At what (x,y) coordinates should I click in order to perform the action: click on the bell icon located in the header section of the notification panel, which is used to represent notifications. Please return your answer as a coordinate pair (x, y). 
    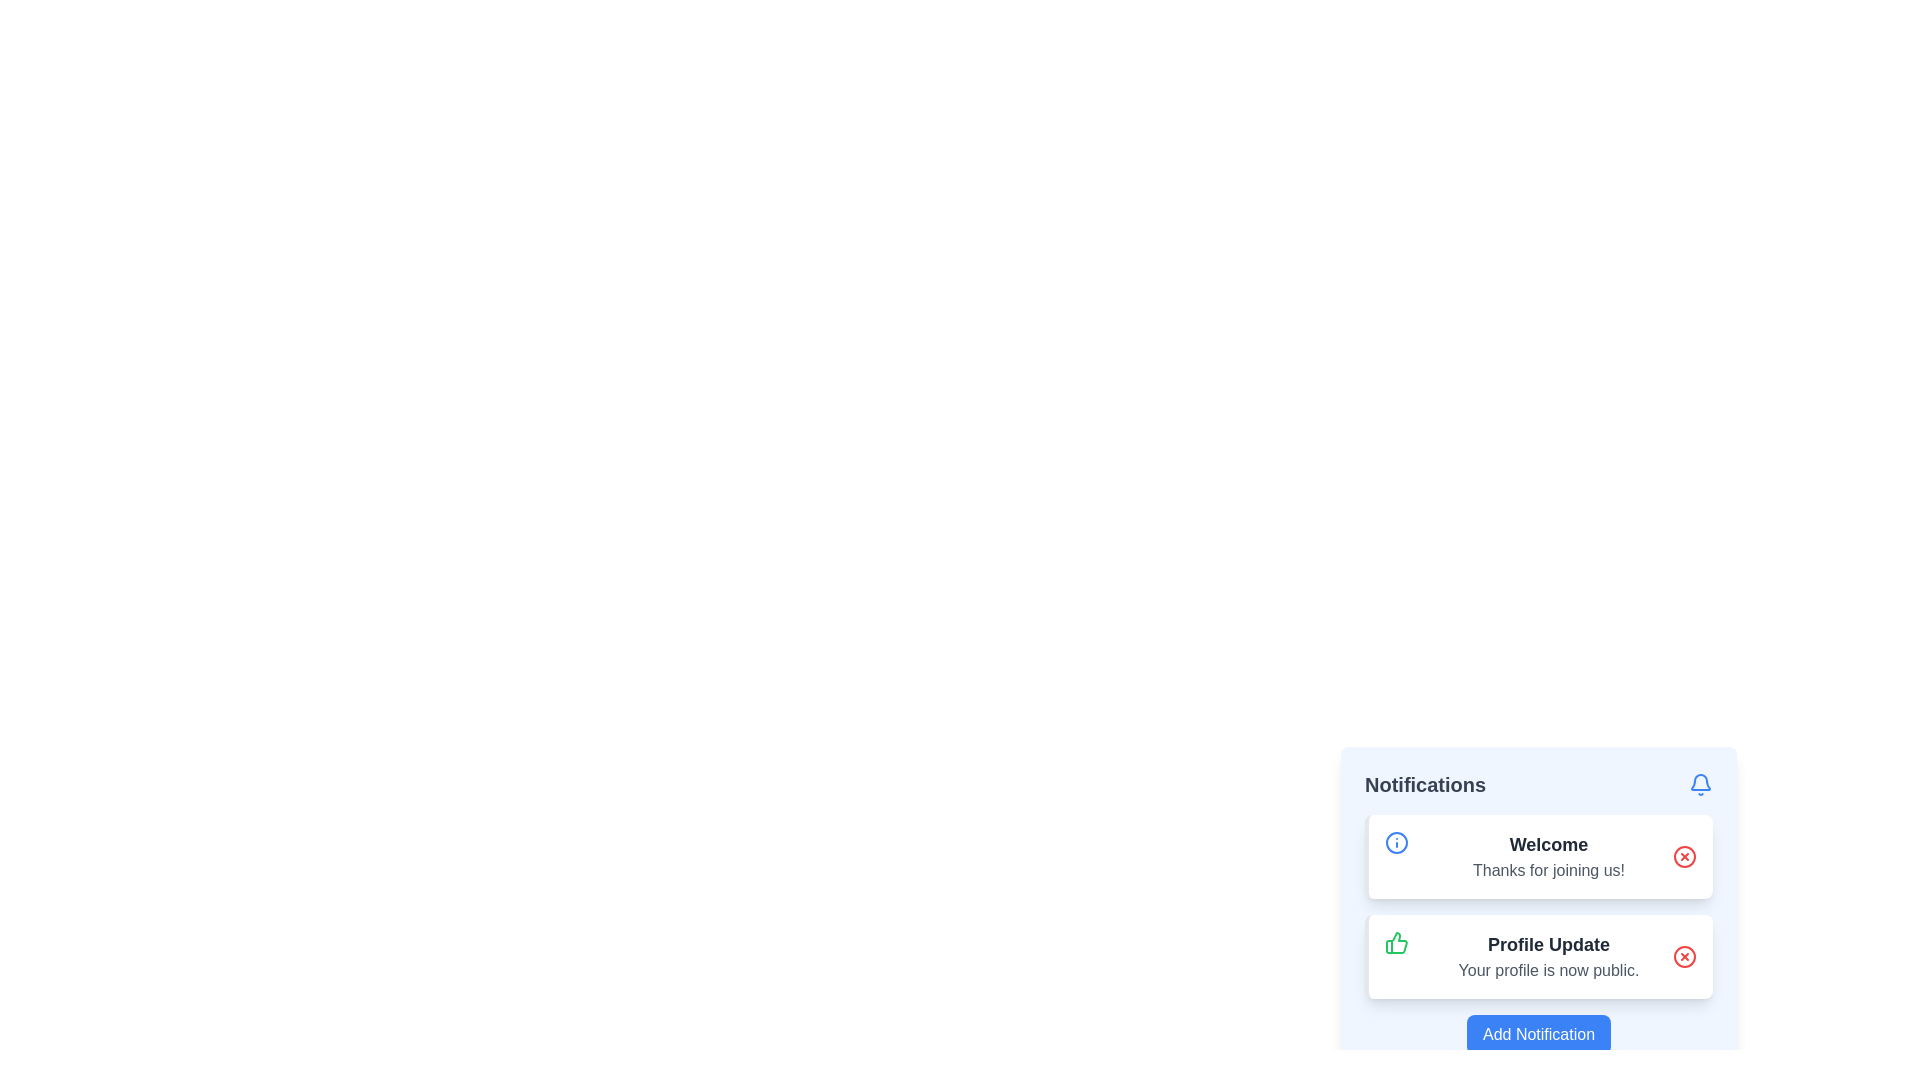
    Looking at the image, I should click on (1699, 784).